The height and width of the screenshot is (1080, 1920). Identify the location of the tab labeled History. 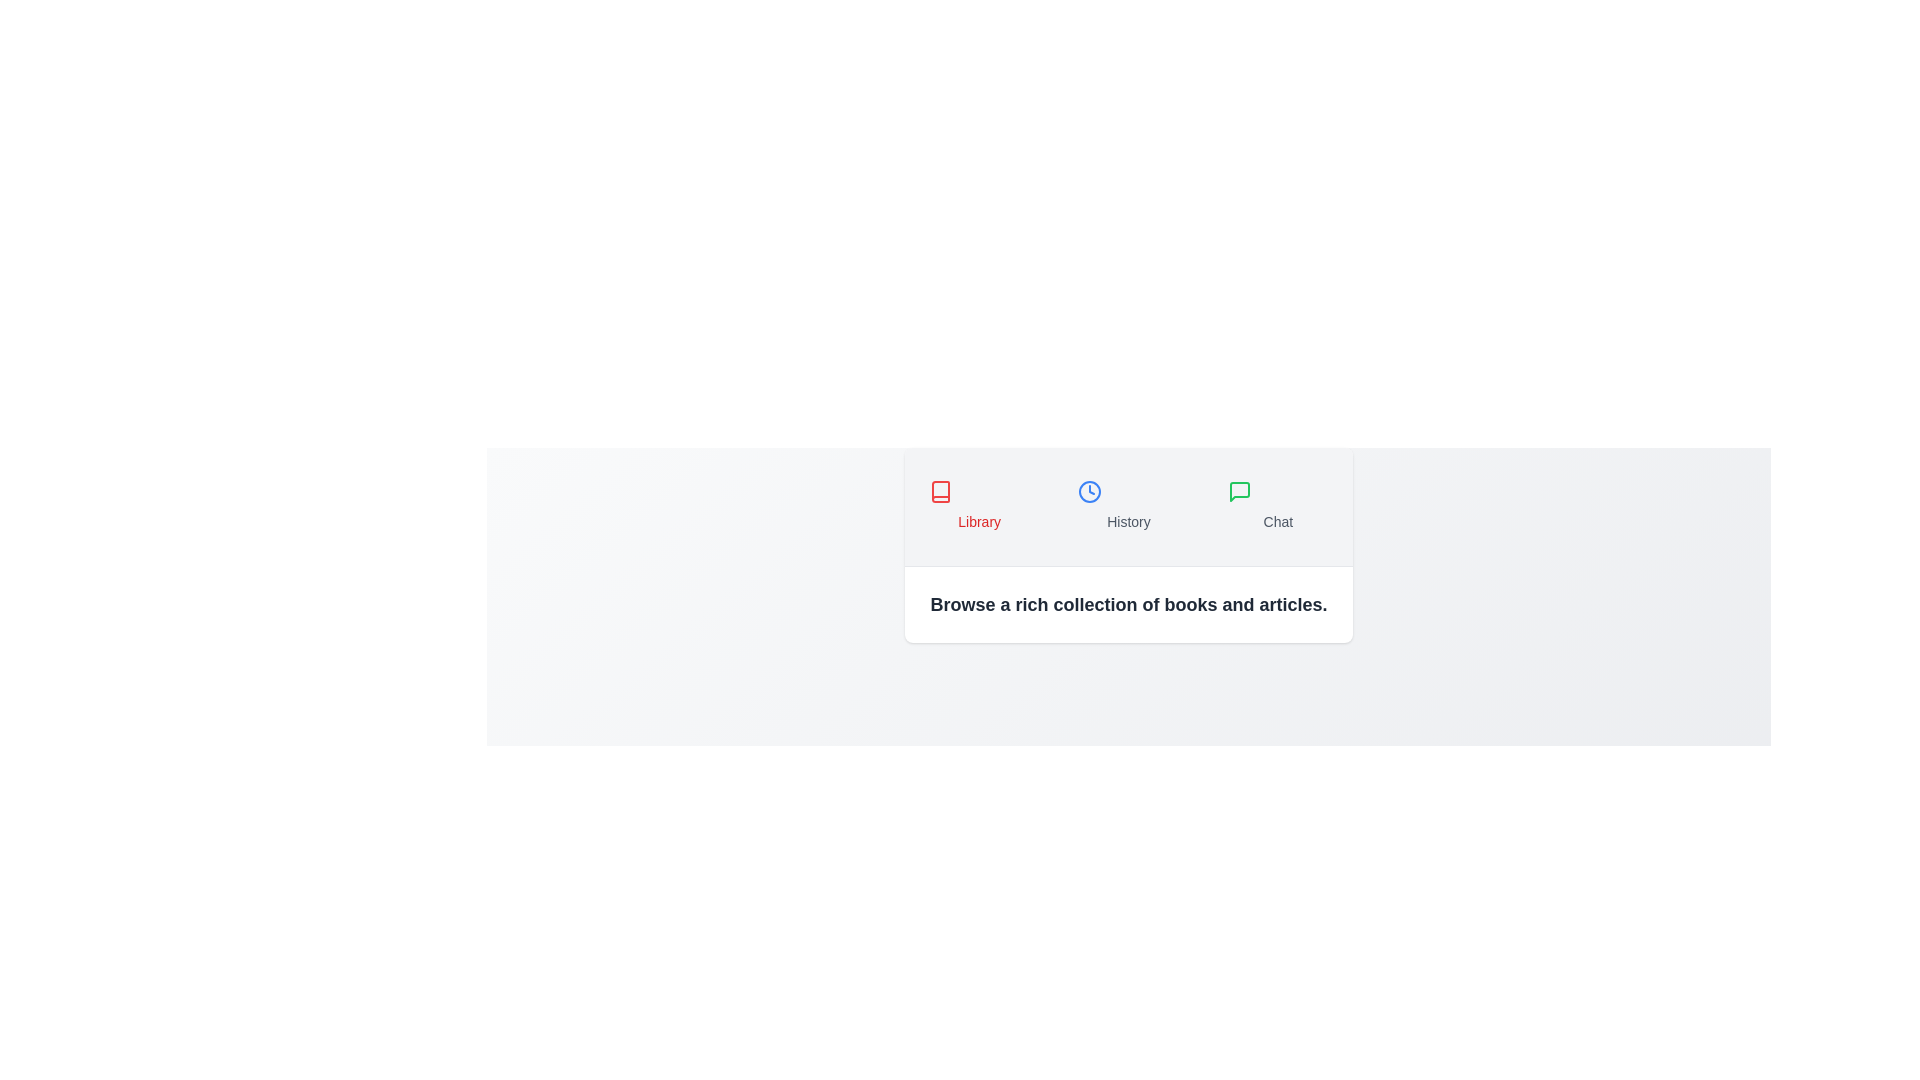
(1128, 505).